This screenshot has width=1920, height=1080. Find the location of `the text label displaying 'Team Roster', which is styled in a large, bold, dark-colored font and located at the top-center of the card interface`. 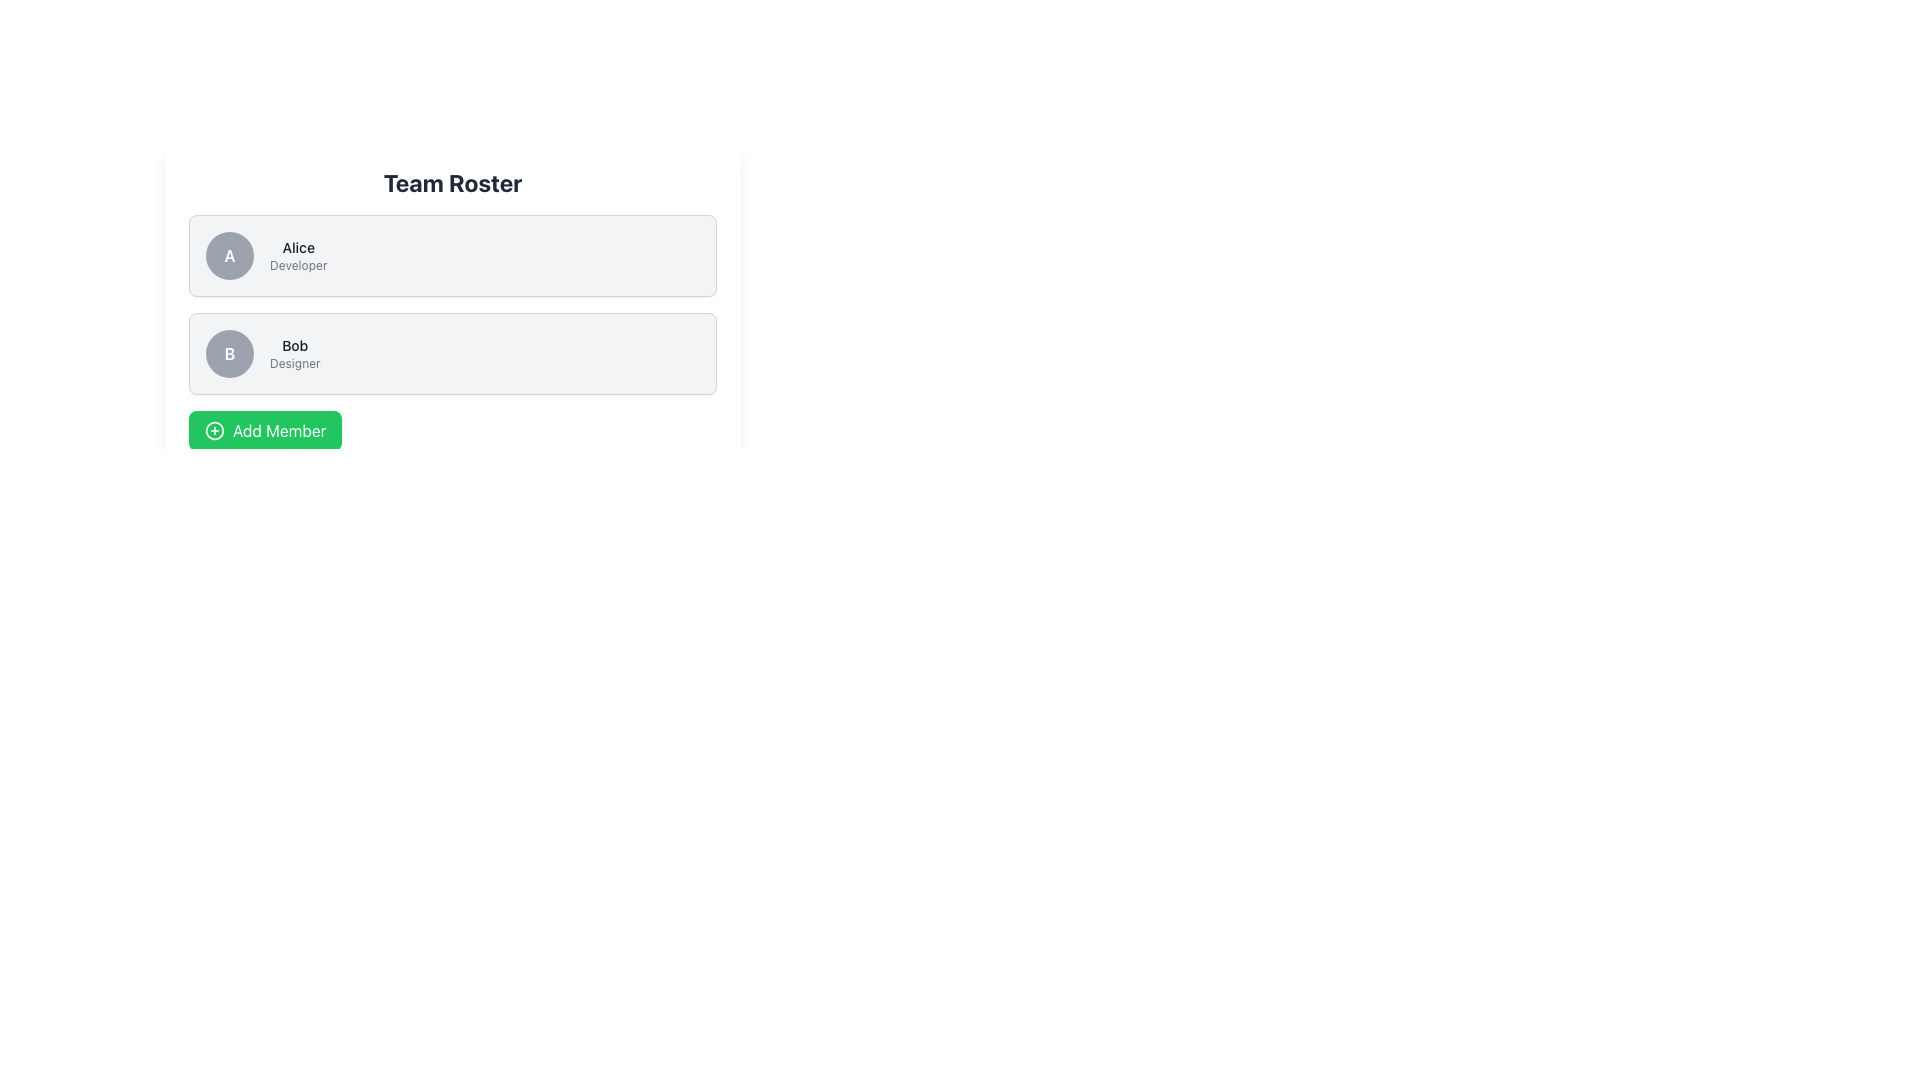

the text label displaying 'Team Roster', which is styled in a large, bold, dark-colored font and located at the top-center of the card interface is located at coordinates (451, 182).